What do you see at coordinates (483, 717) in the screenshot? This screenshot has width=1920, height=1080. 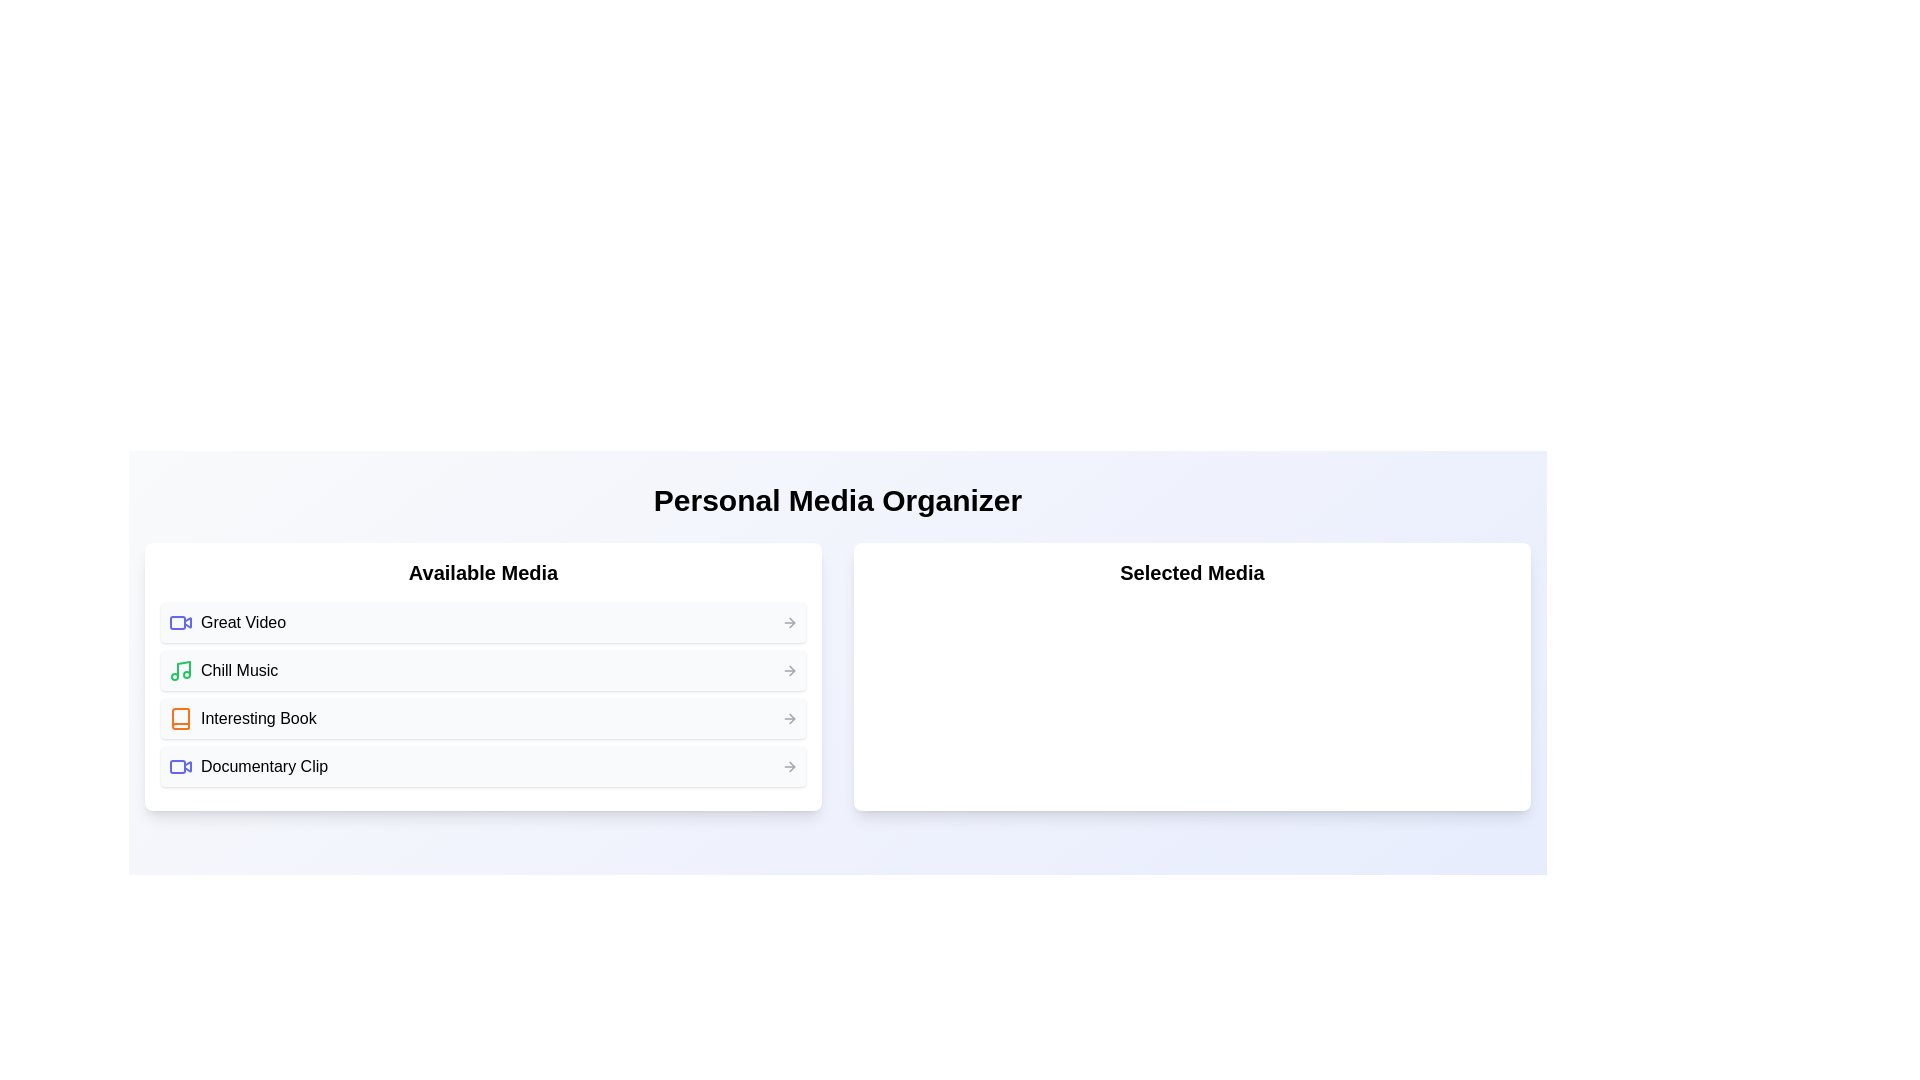 I see `the 'Interesting Book' list item in the 'Available Media' section` at bounding box center [483, 717].